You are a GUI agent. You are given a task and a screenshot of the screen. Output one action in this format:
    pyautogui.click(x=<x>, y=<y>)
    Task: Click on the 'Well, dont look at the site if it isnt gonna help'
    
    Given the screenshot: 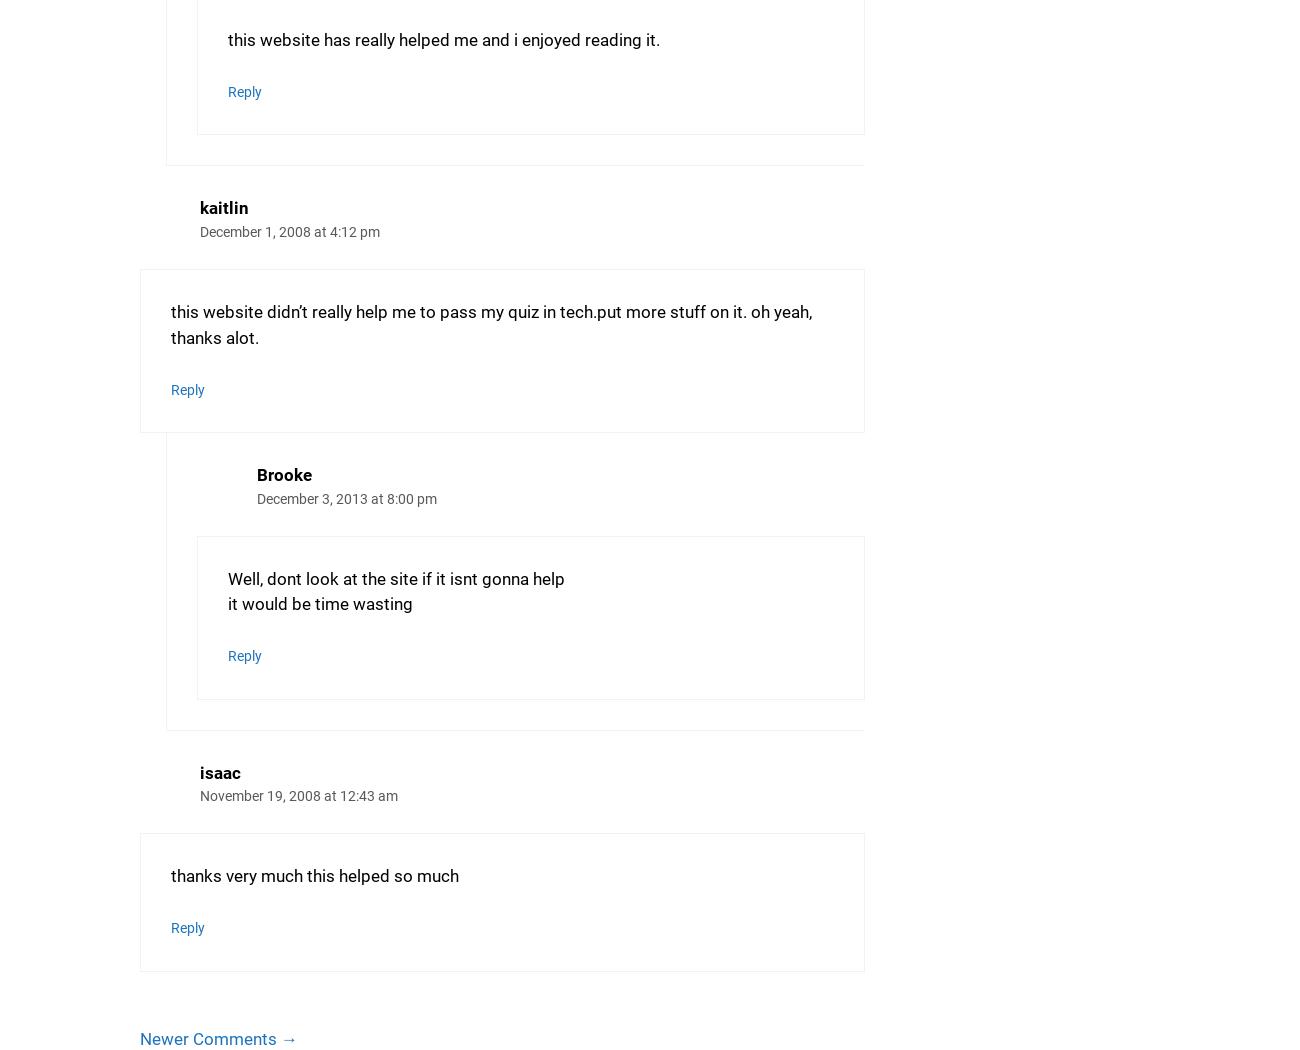 What is the action you would take?
    pyautogui.click(x=395, y=577)
    